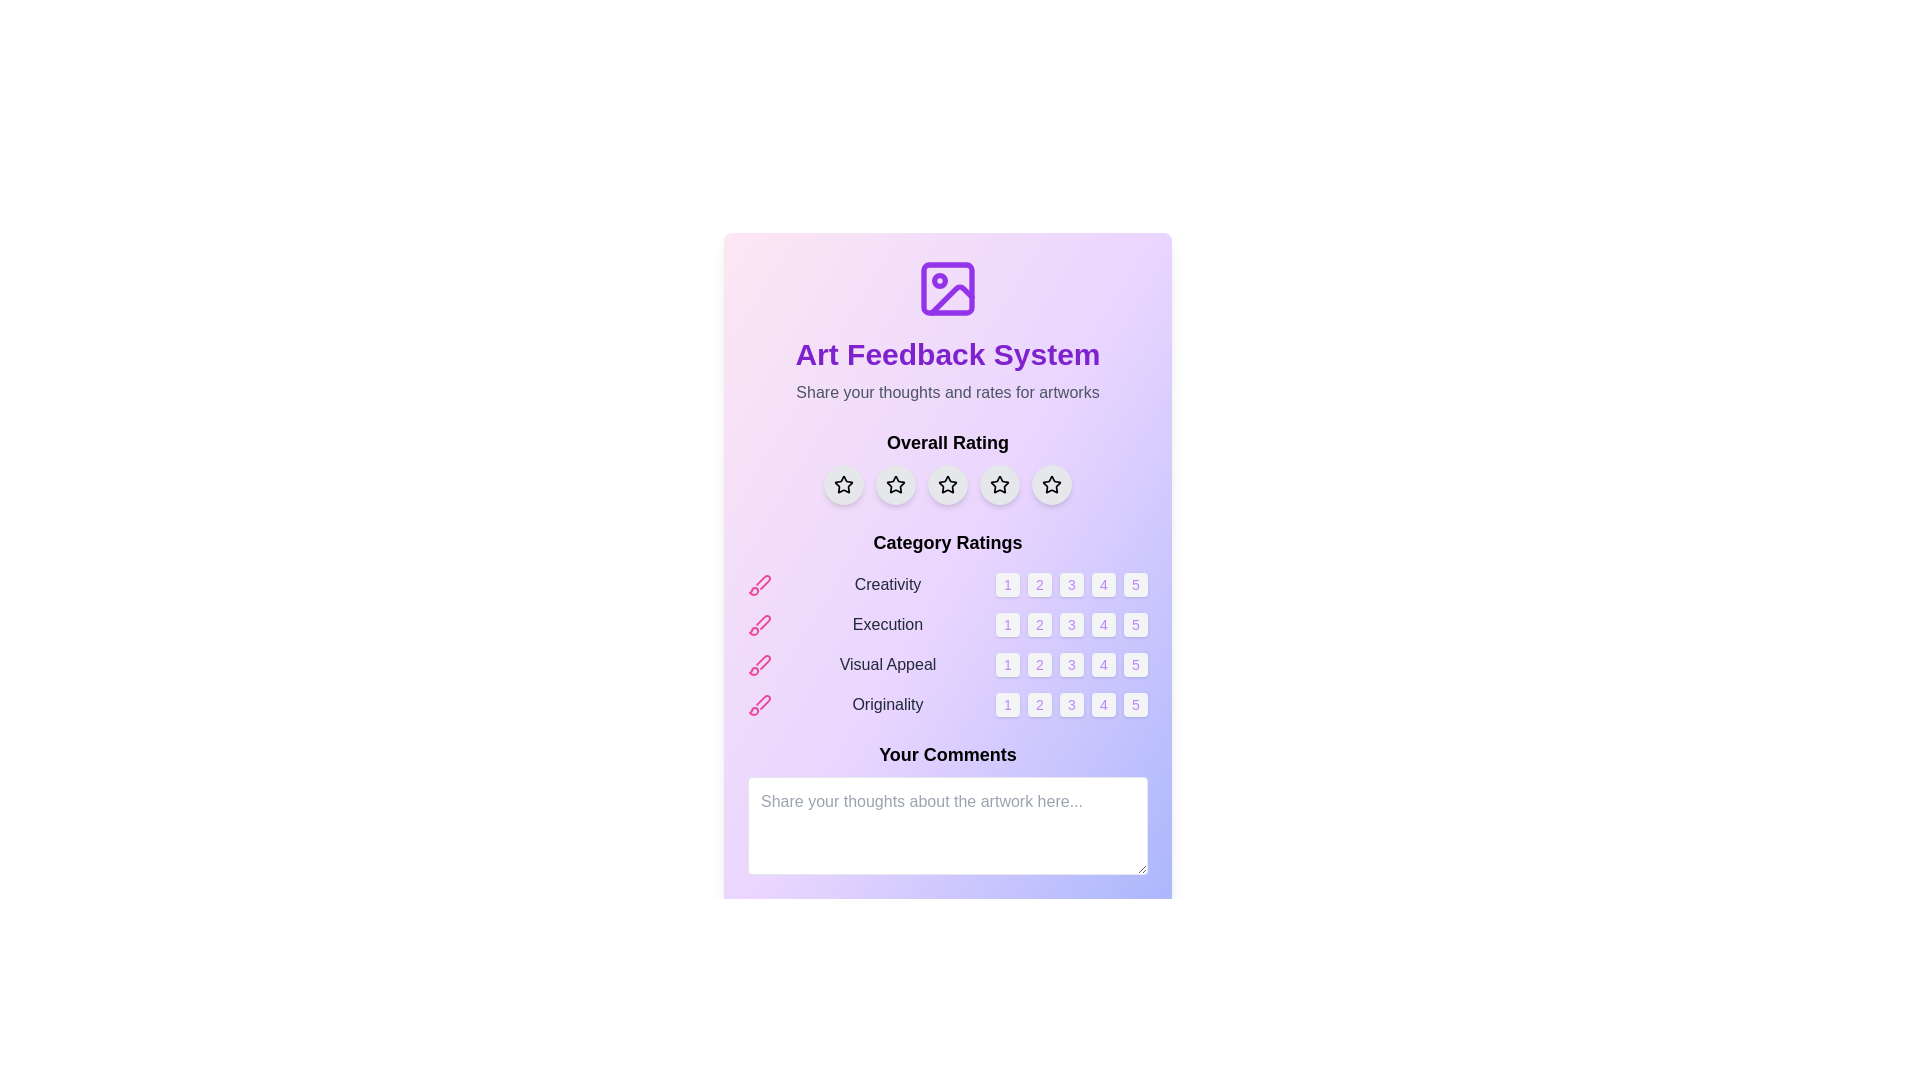 Image resolution: width=1920 pixels, height=1080 pixels. I want to click on the icon that represents the theme of the application related to images or artworks, located at the top center above the 'Art Feedback System' title, so click(947, 289).